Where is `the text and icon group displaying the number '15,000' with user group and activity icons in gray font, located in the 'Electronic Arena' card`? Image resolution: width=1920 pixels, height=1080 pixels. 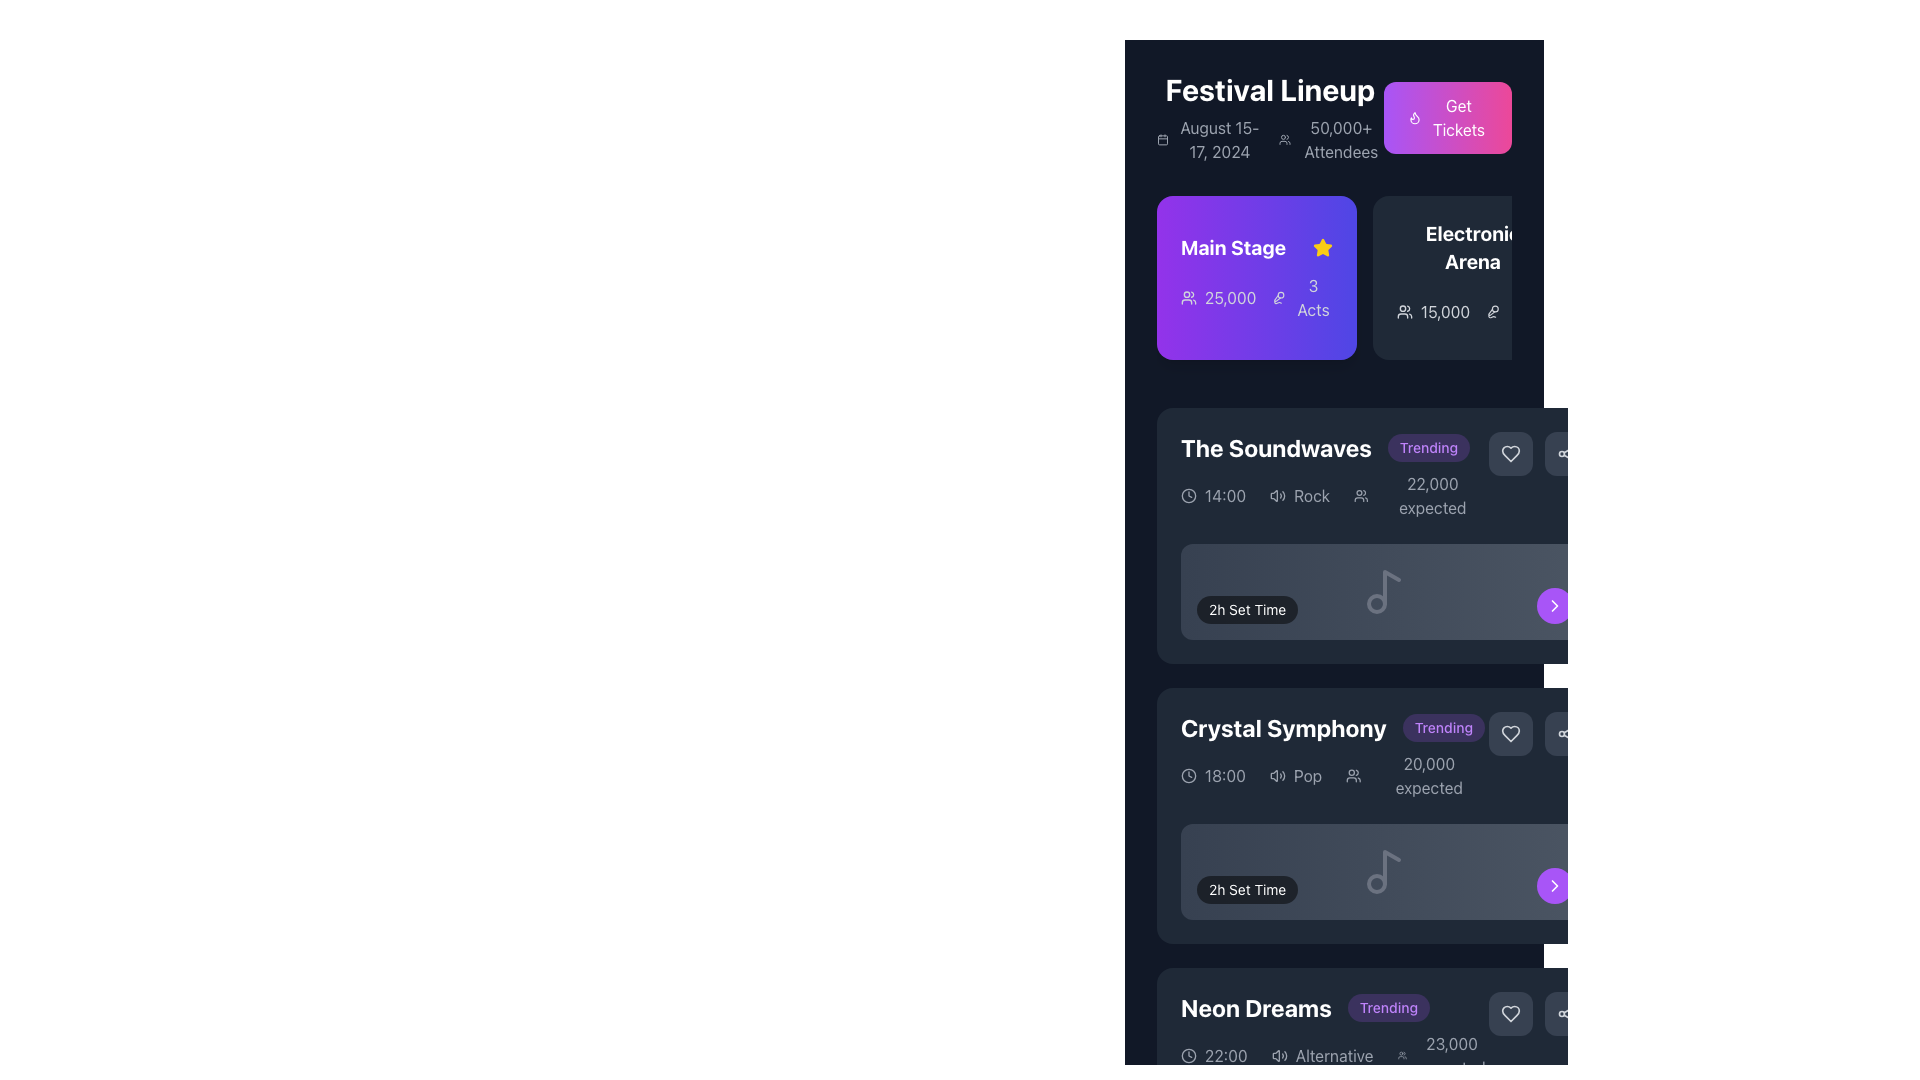
the text and icon group displaying the number '15,000' with user group and activity icons in gray font, located in the 'Electronic Arena' card is located at coordinates (1473, 312).